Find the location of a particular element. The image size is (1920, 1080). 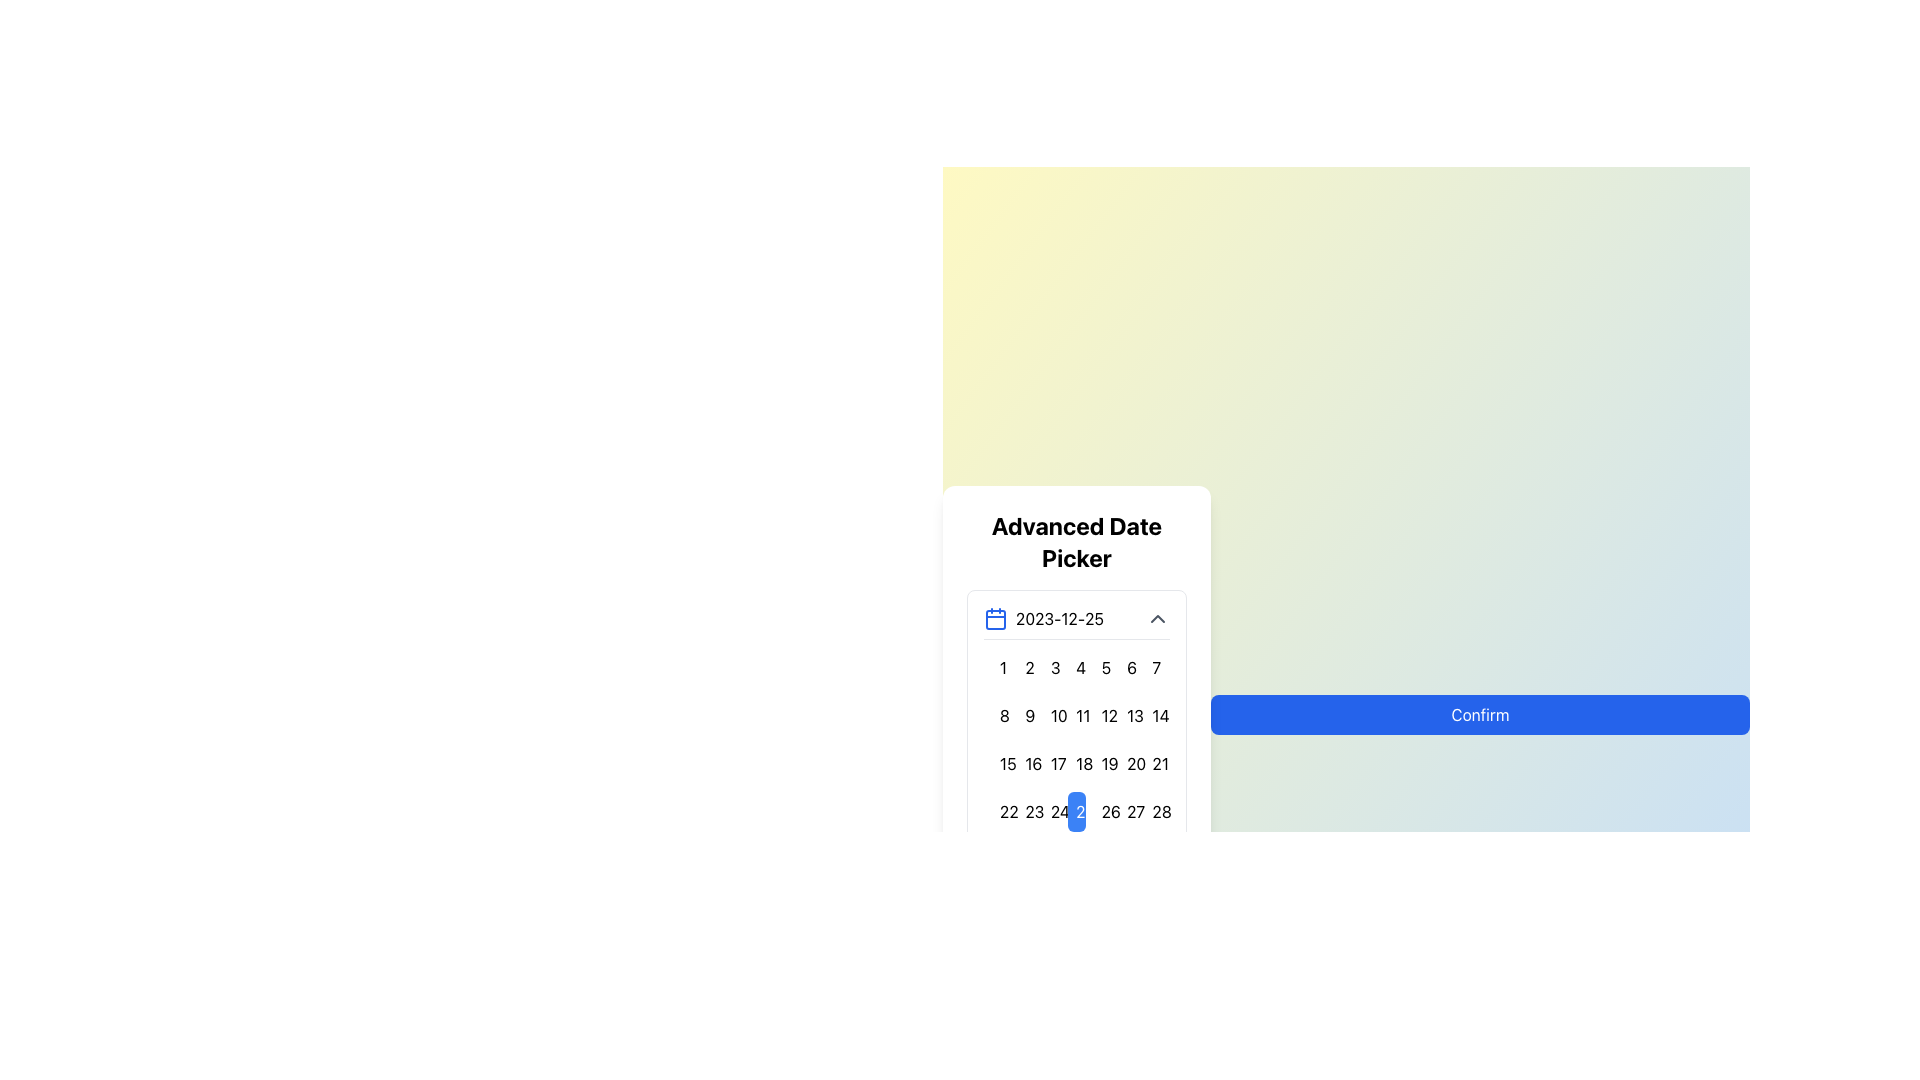

the date selection button for December 24th, 2023, to observe any hover effects is located at coordinates (1050, 811).